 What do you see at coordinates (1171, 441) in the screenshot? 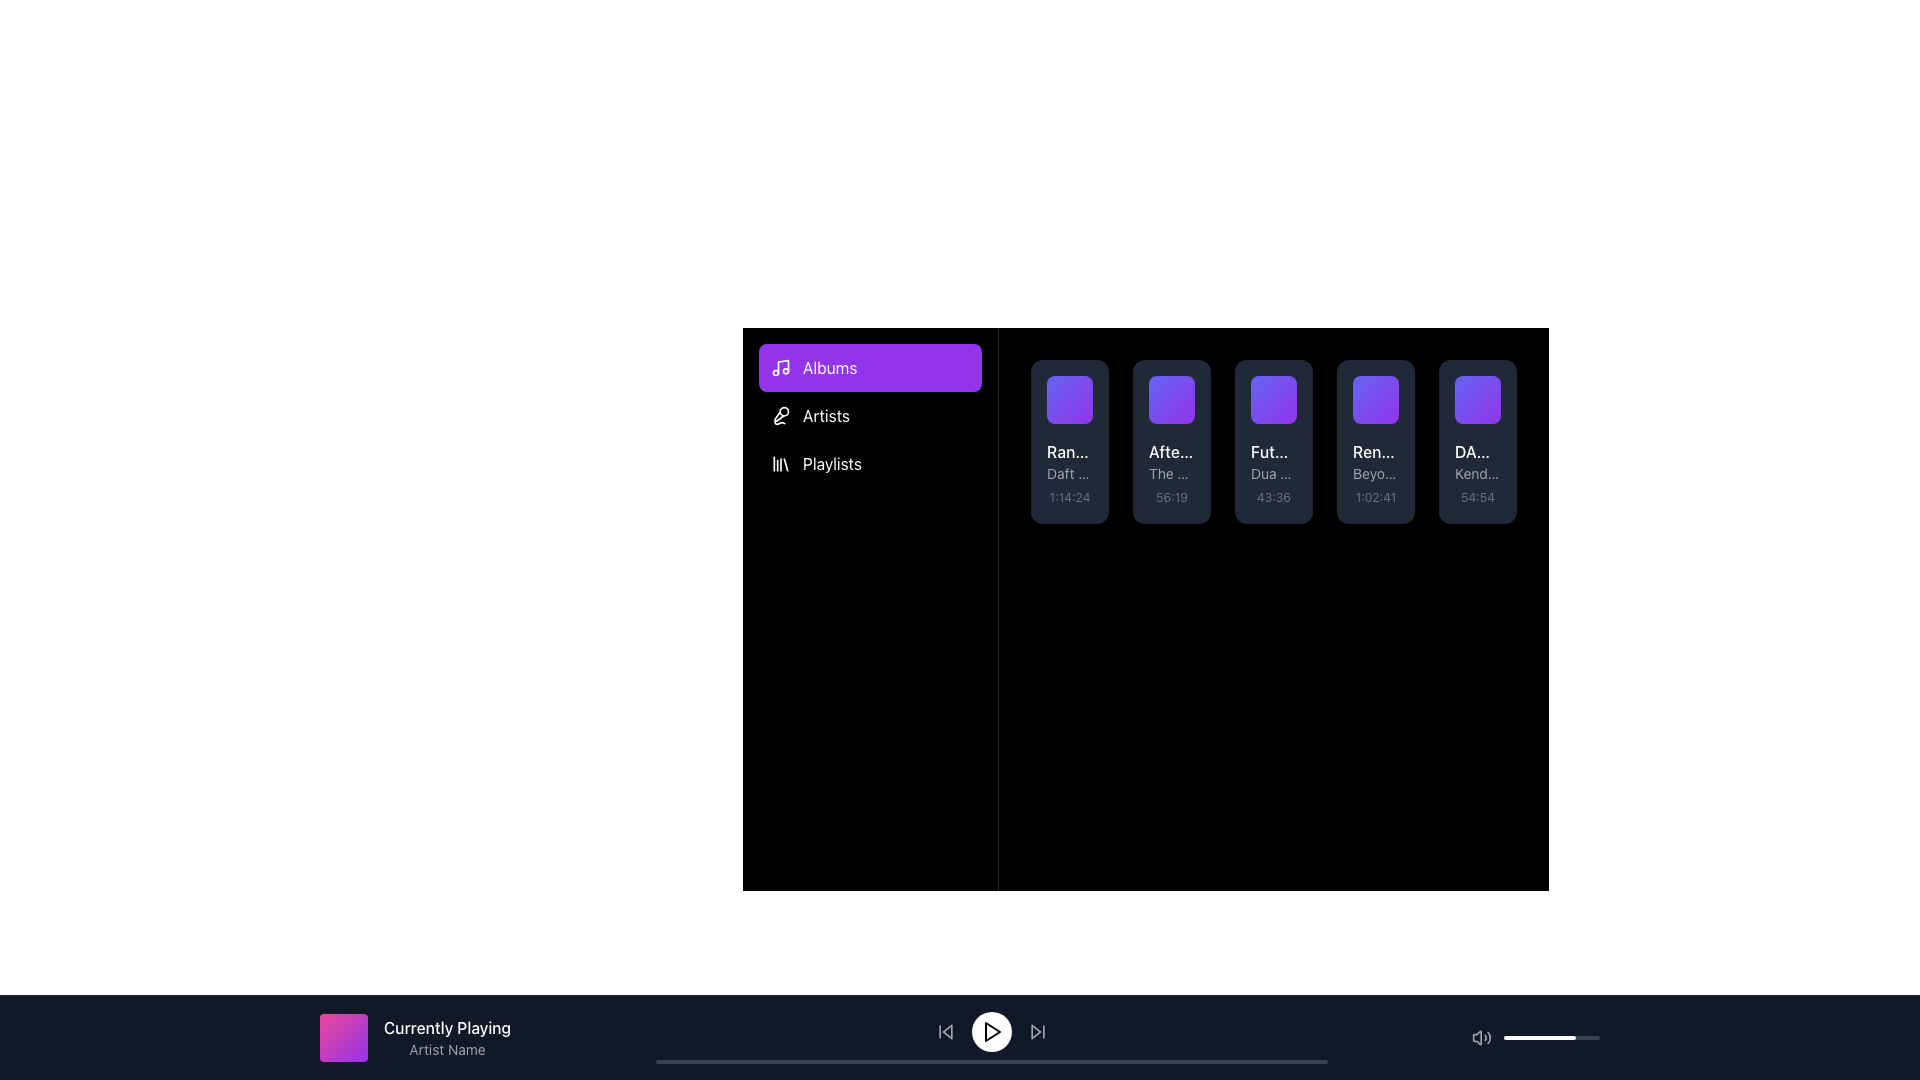
I see `the selectable card with a dark gray background featuring a purple gradient square at the top, titled 'After Hours' by 'The Weeknd'` at bounding box center [1171, 441].